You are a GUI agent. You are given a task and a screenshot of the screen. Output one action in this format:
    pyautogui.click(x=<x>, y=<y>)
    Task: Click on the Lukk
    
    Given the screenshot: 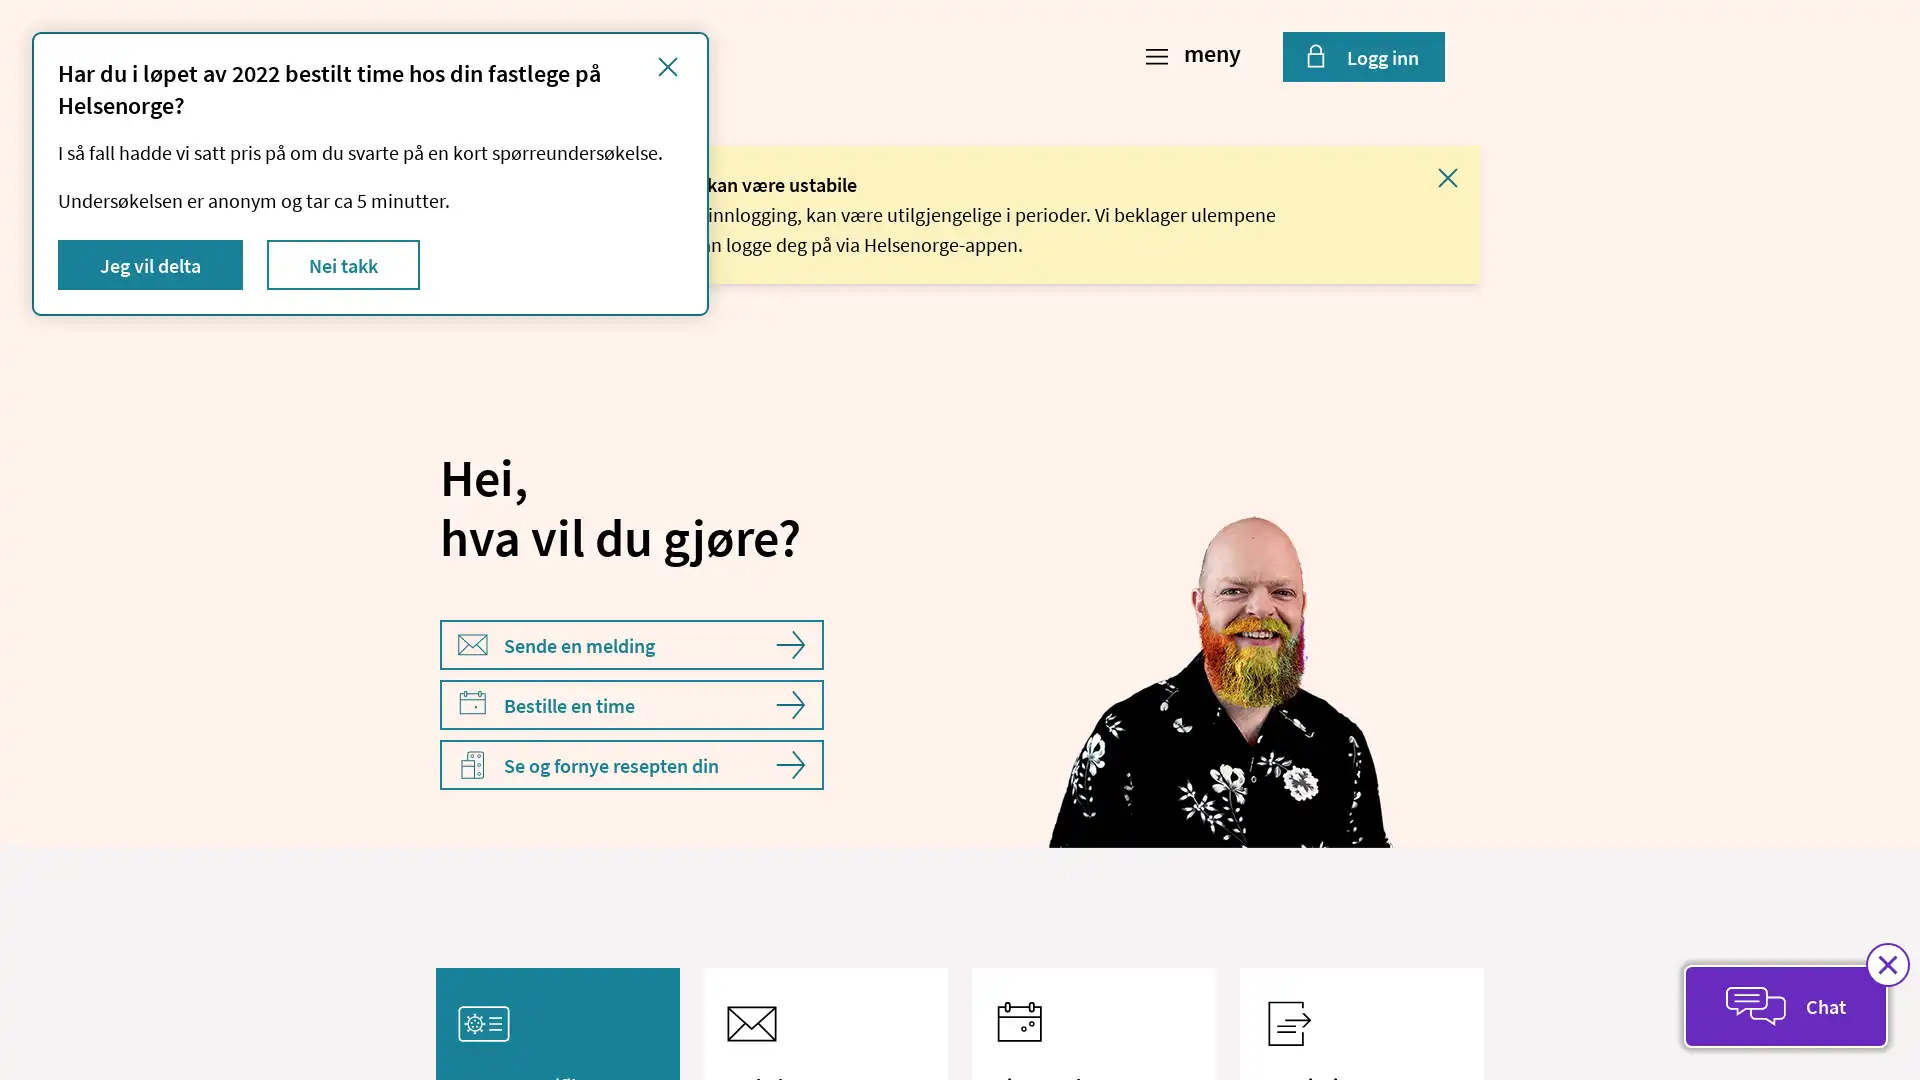 What is the action you would take?
    pyautogui.click(x=667, y=65)
    